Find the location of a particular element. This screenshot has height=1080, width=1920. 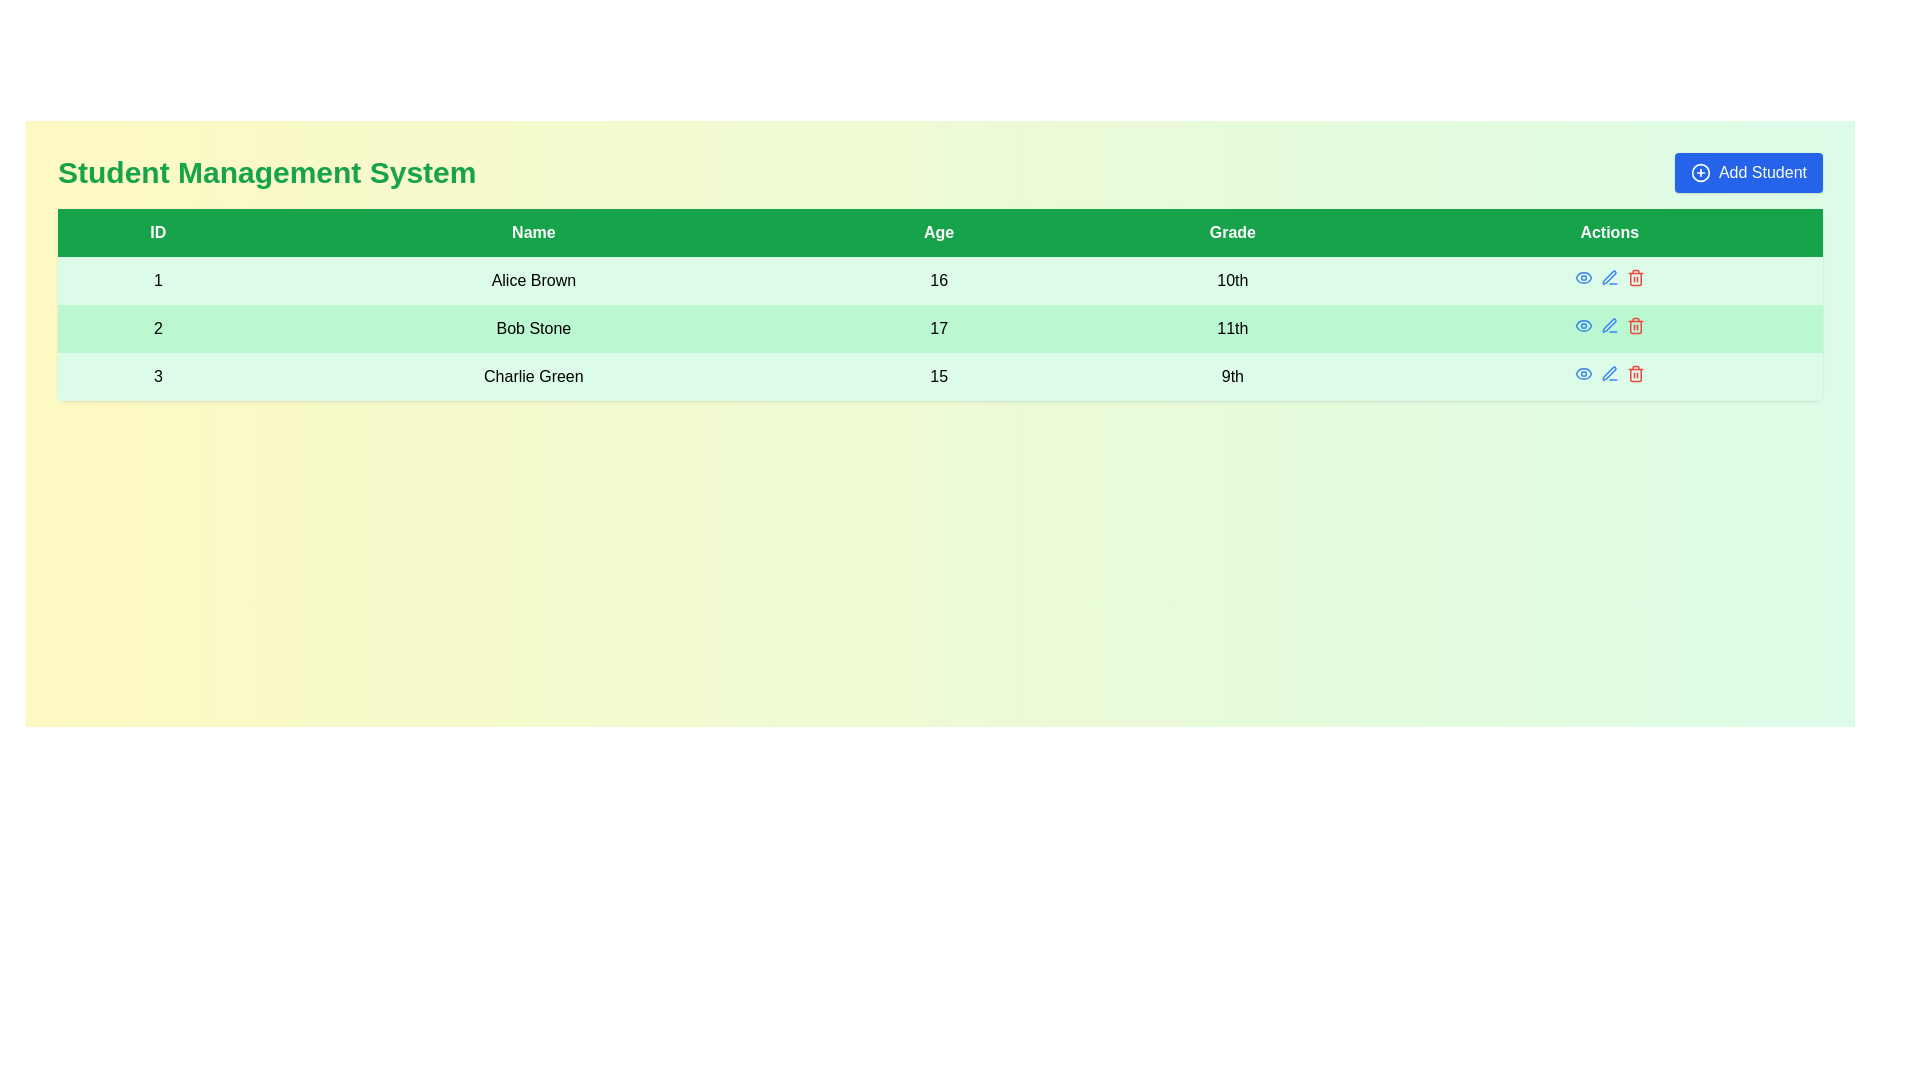

the edit icon button located in the Actions column of the second row of the data table, which is positioned between the eye icon and the trash bin icon is located at coordinates (1609, 324).